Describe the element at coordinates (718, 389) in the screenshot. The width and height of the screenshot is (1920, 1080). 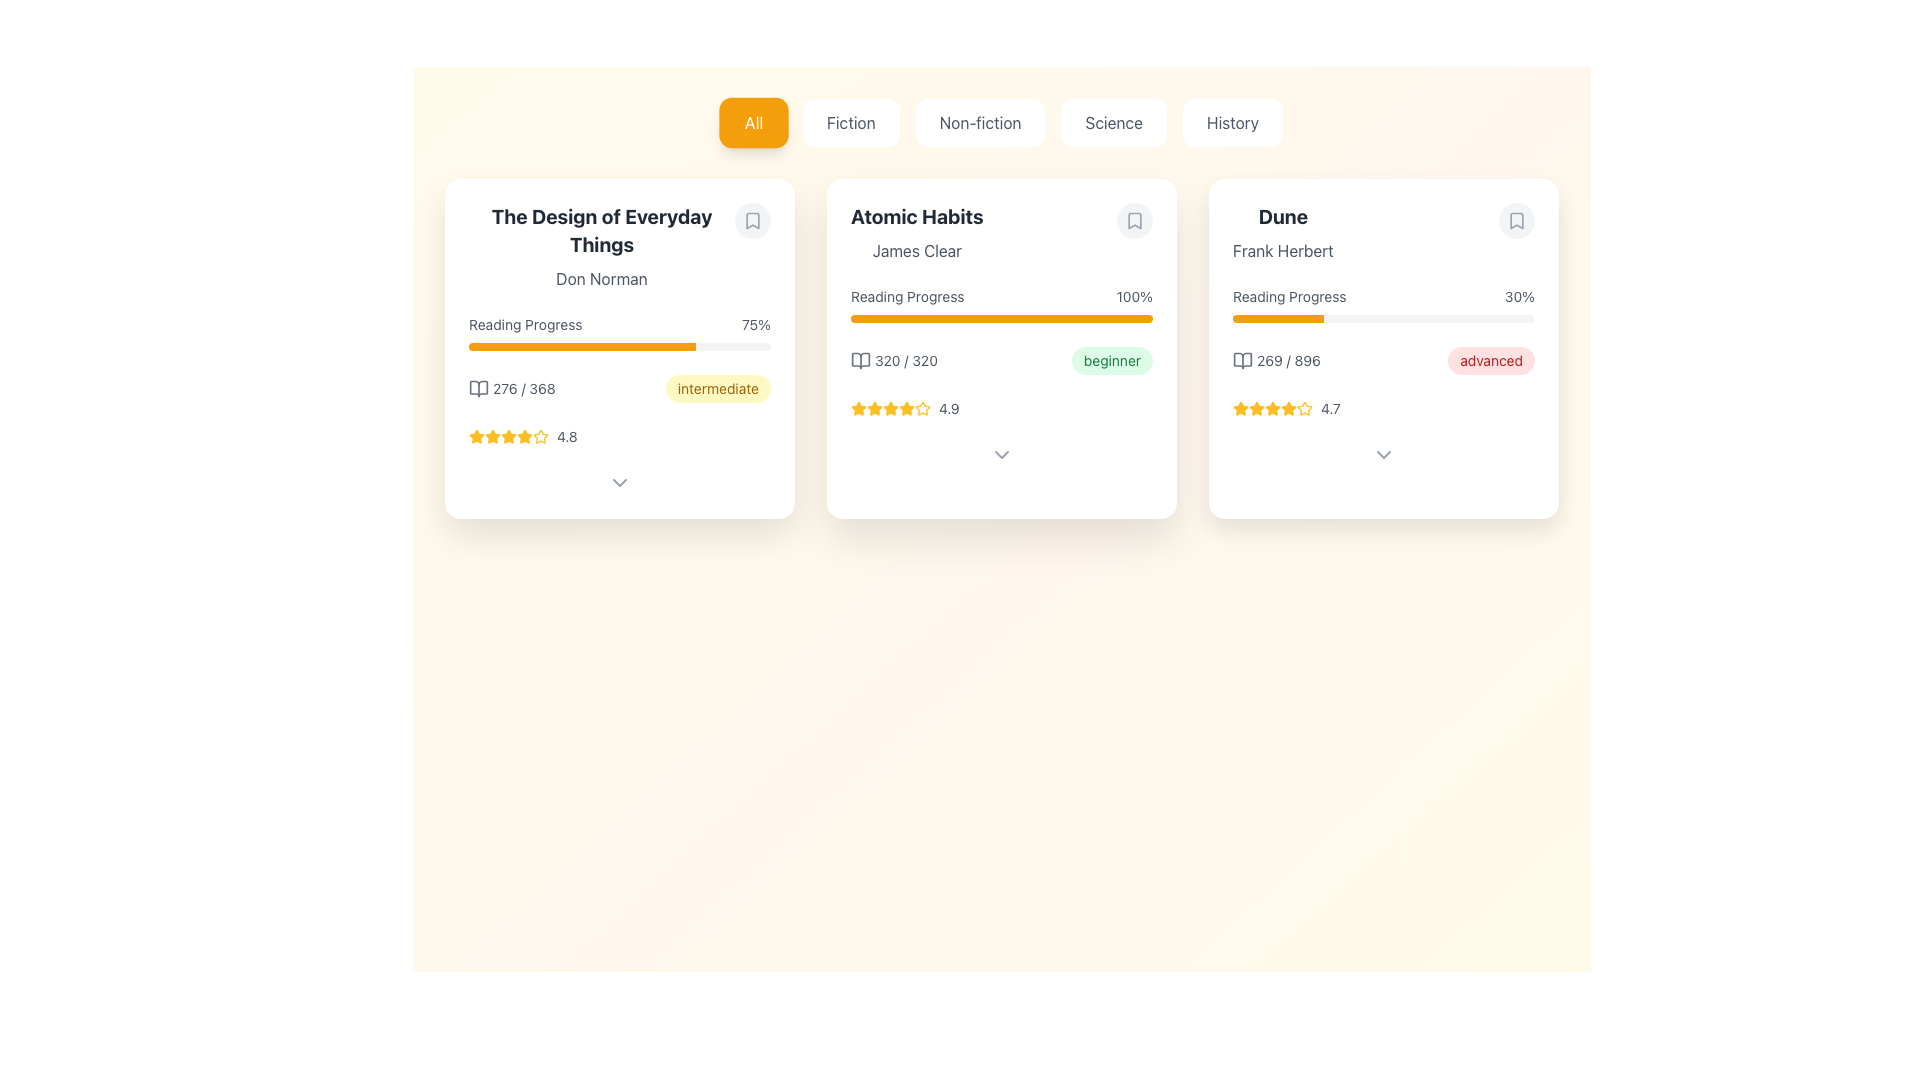
I see `text from the pill-shaped label displaying 'intermediate' with a yellow background, located in the card for 'The Design of Everyday Things' near the bottom right of the reading progress indicator` at that location.